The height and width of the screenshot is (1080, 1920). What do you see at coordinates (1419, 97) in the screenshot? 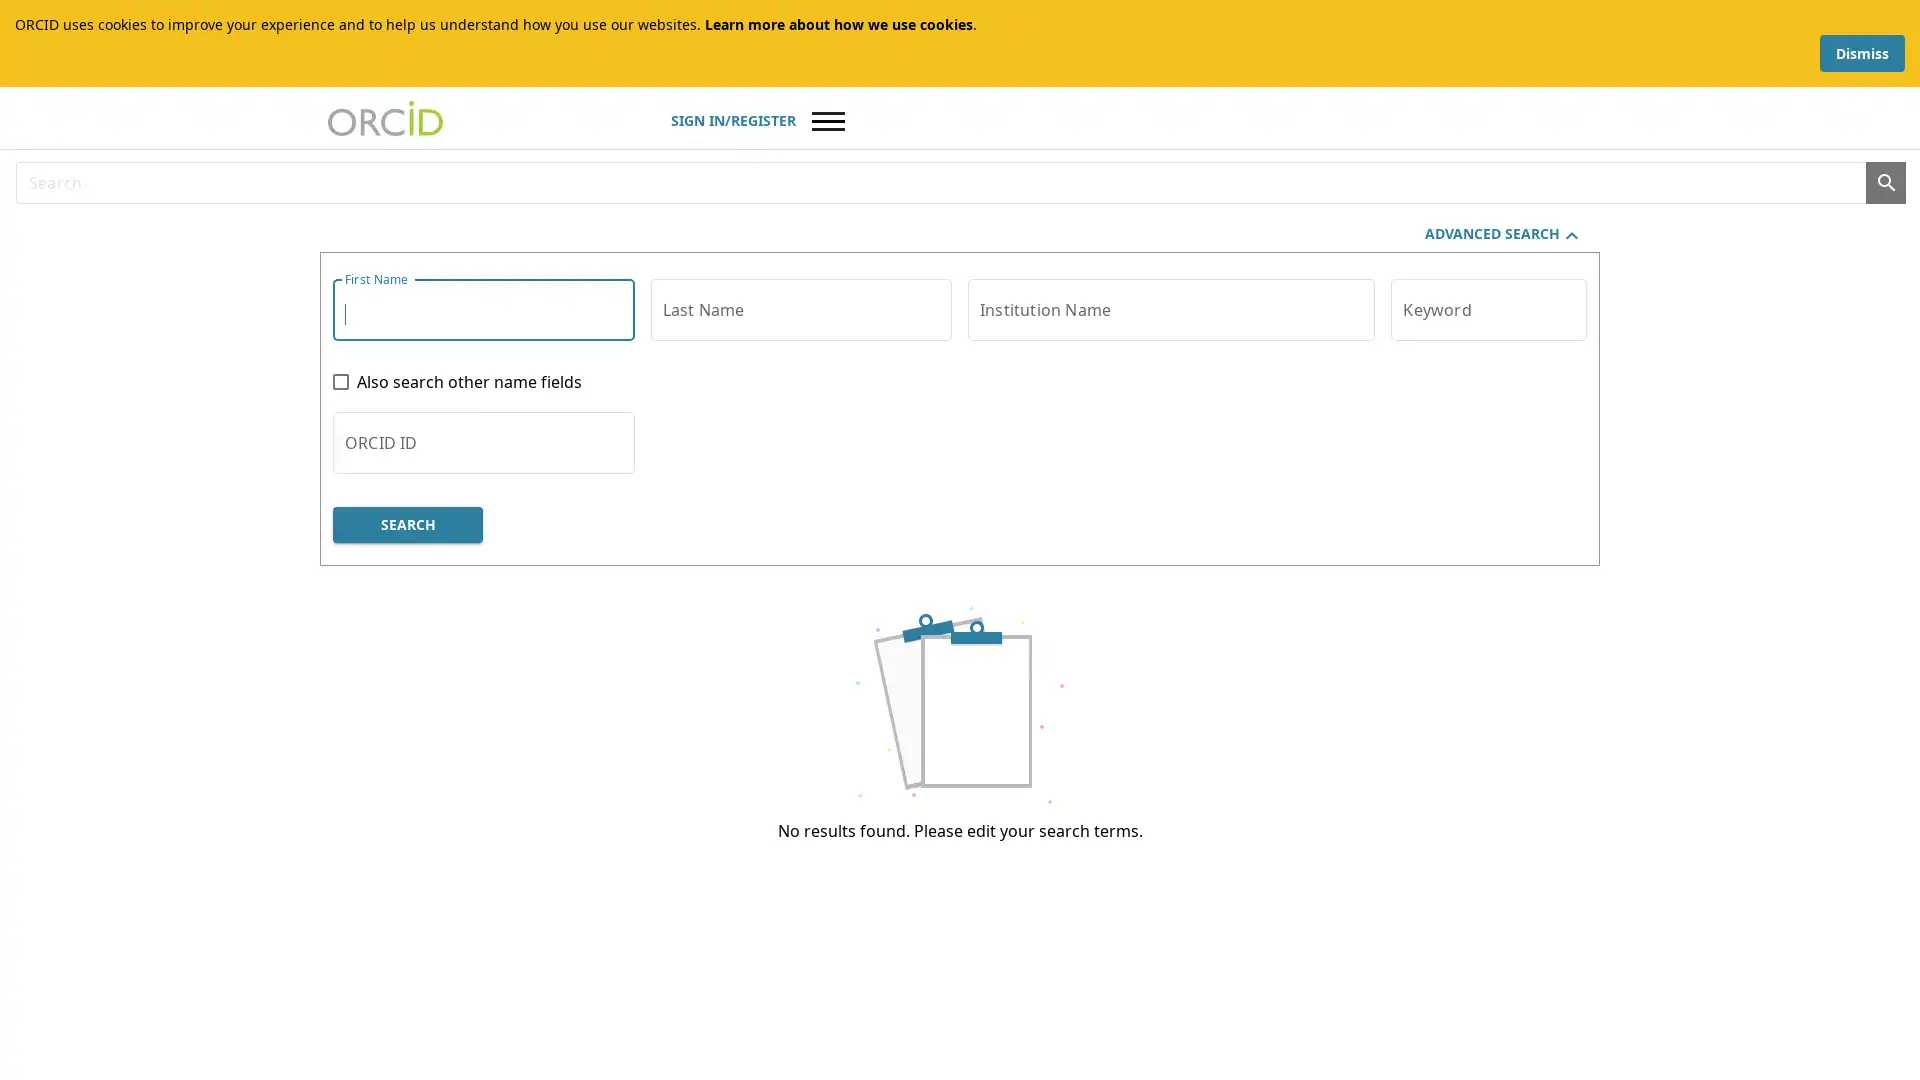
I see `sign in or register` at bounding box center [1419, 97].